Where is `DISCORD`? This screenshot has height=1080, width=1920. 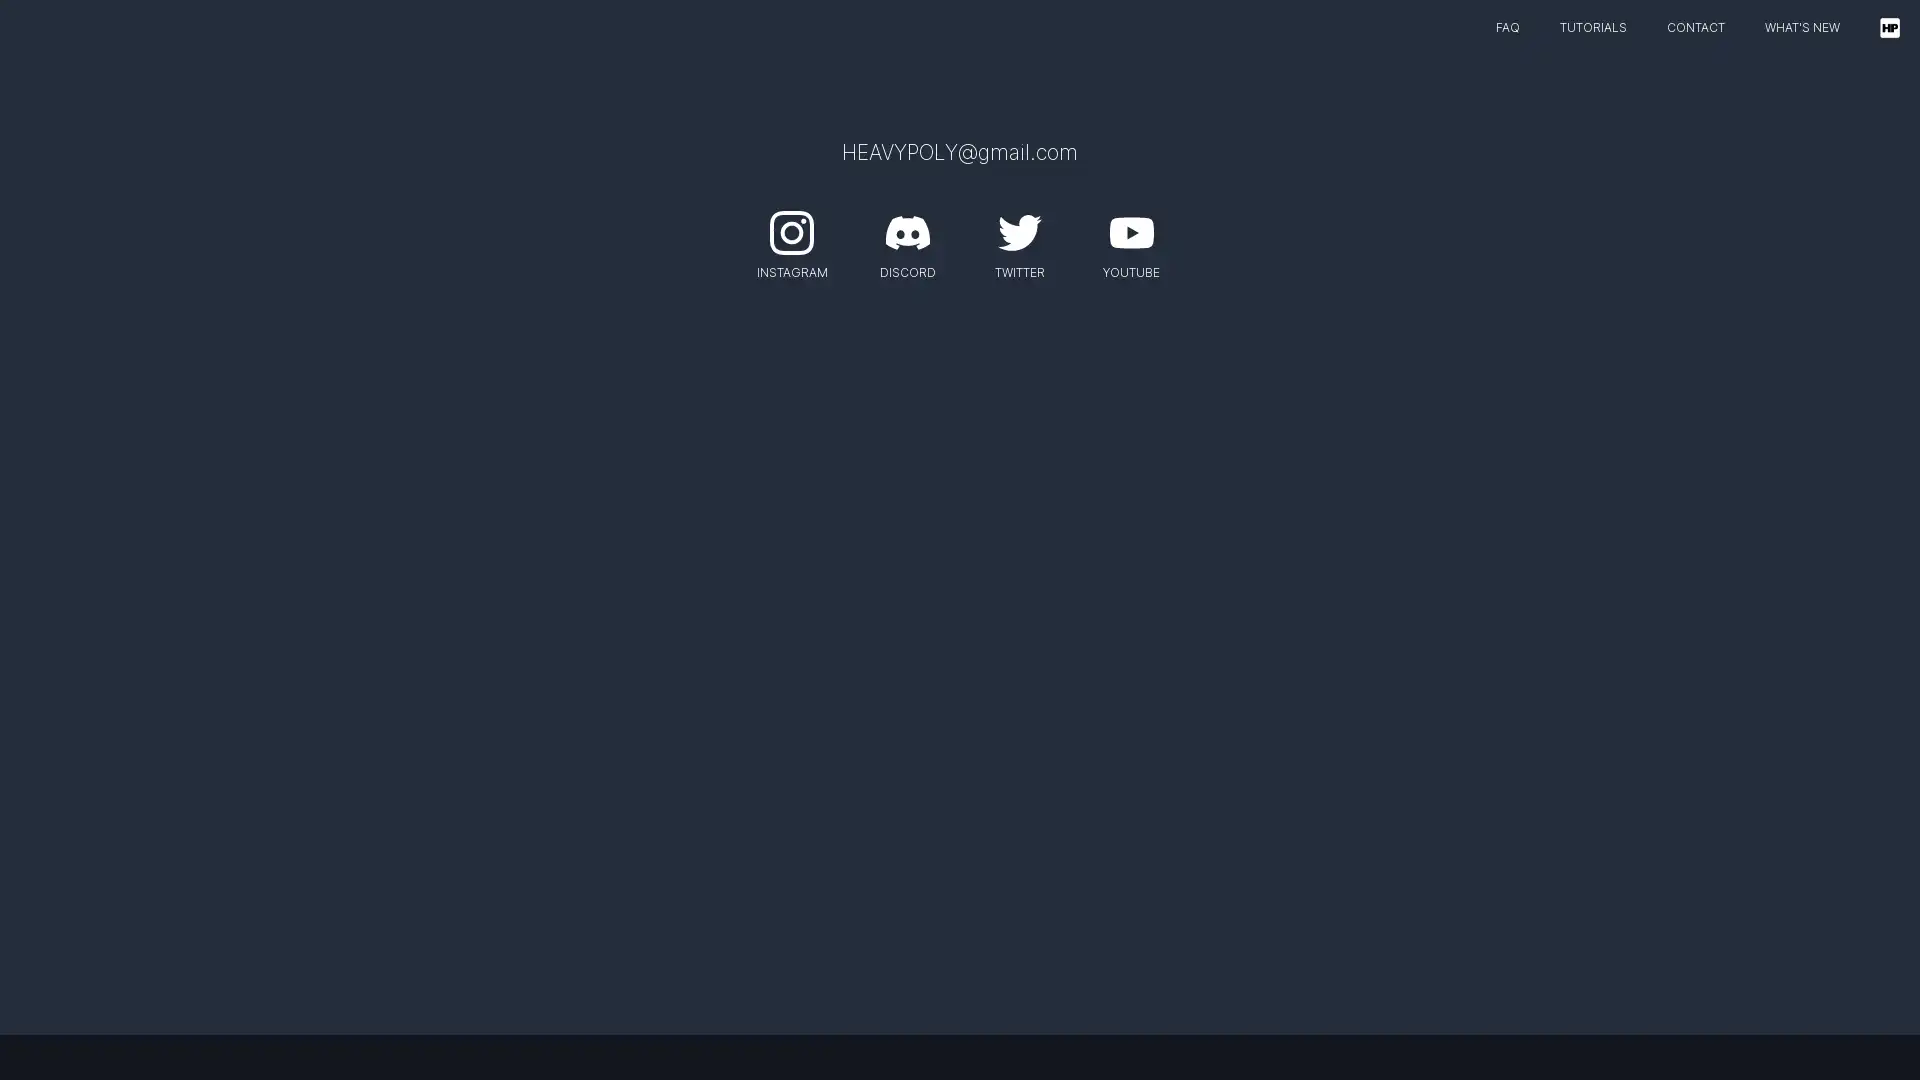 DISCORD is located at coordinates (906, 239).